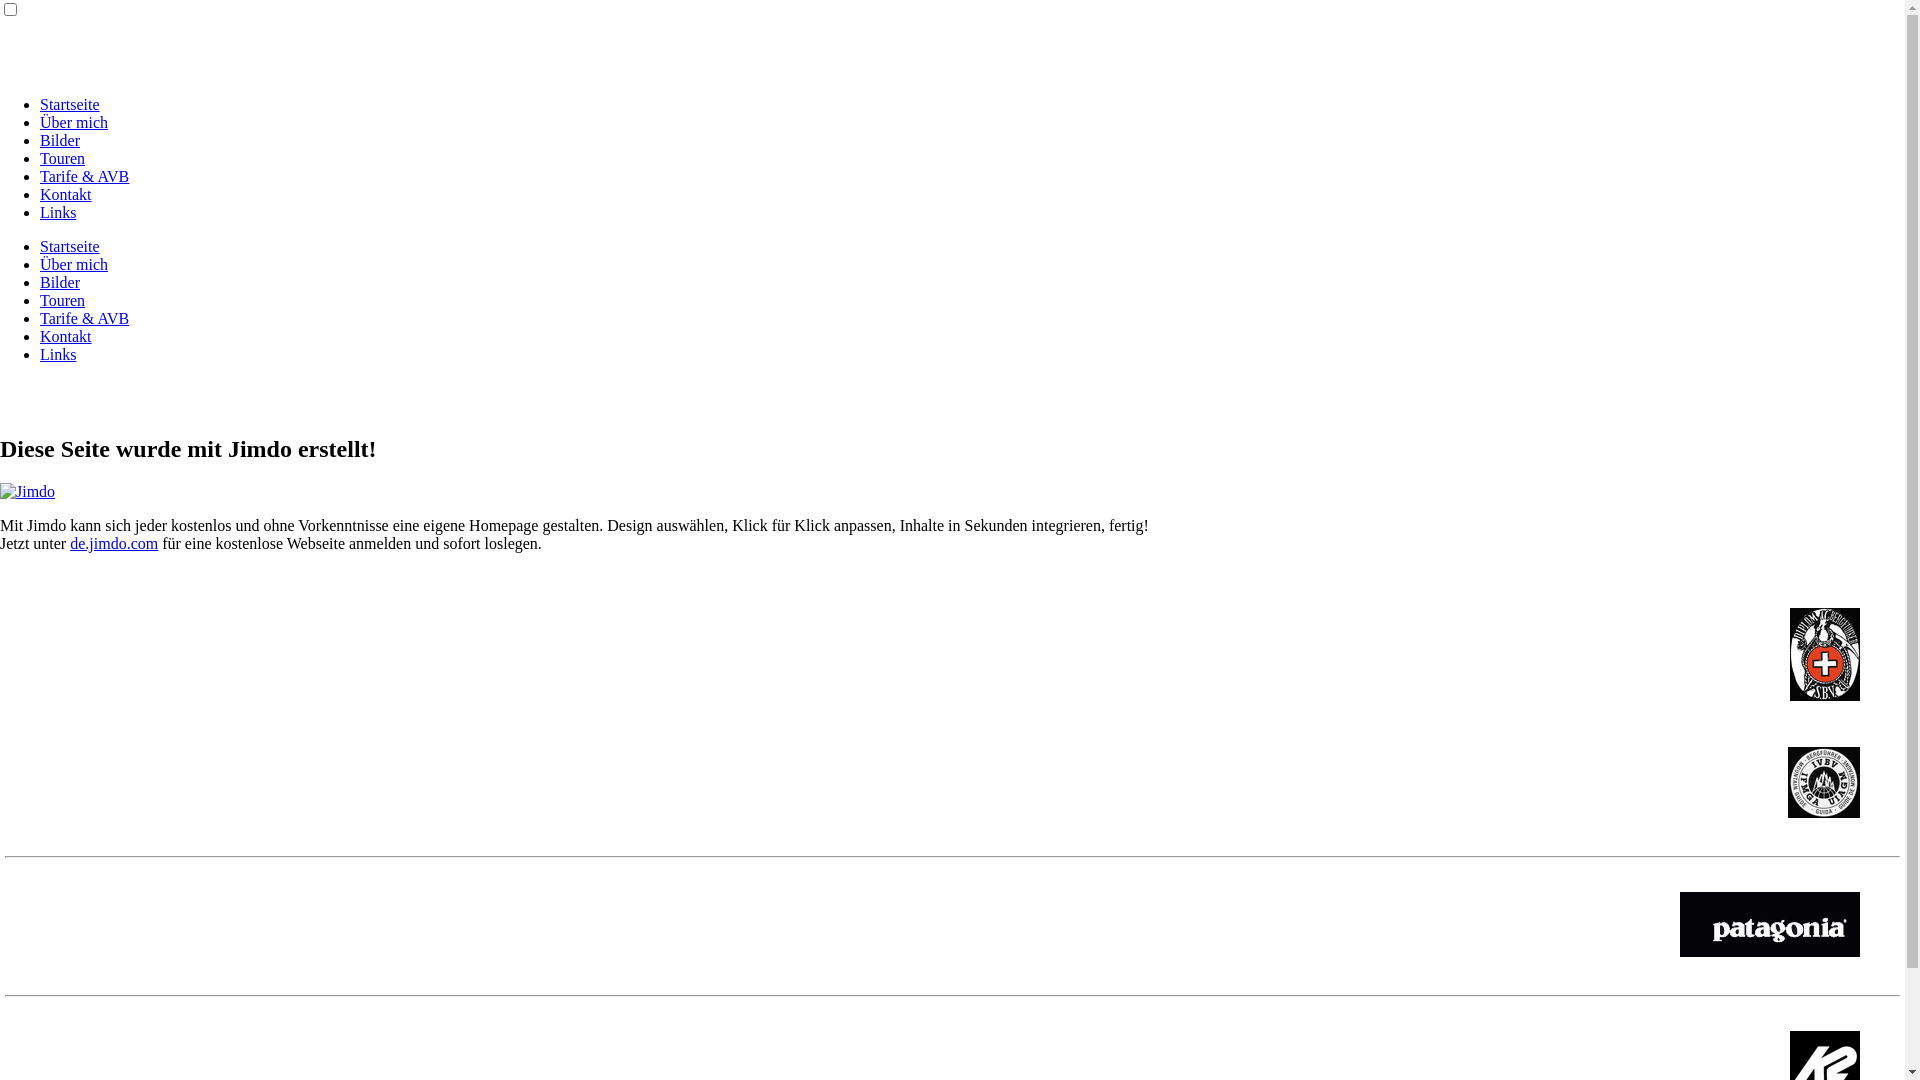 Image resolution: width=1920 pixels, height=1080 pixels. What do you see at coordinates (113, 543) in the screenshot?
I see `'de.jimdo.com'` at bounding box center [113, 543].